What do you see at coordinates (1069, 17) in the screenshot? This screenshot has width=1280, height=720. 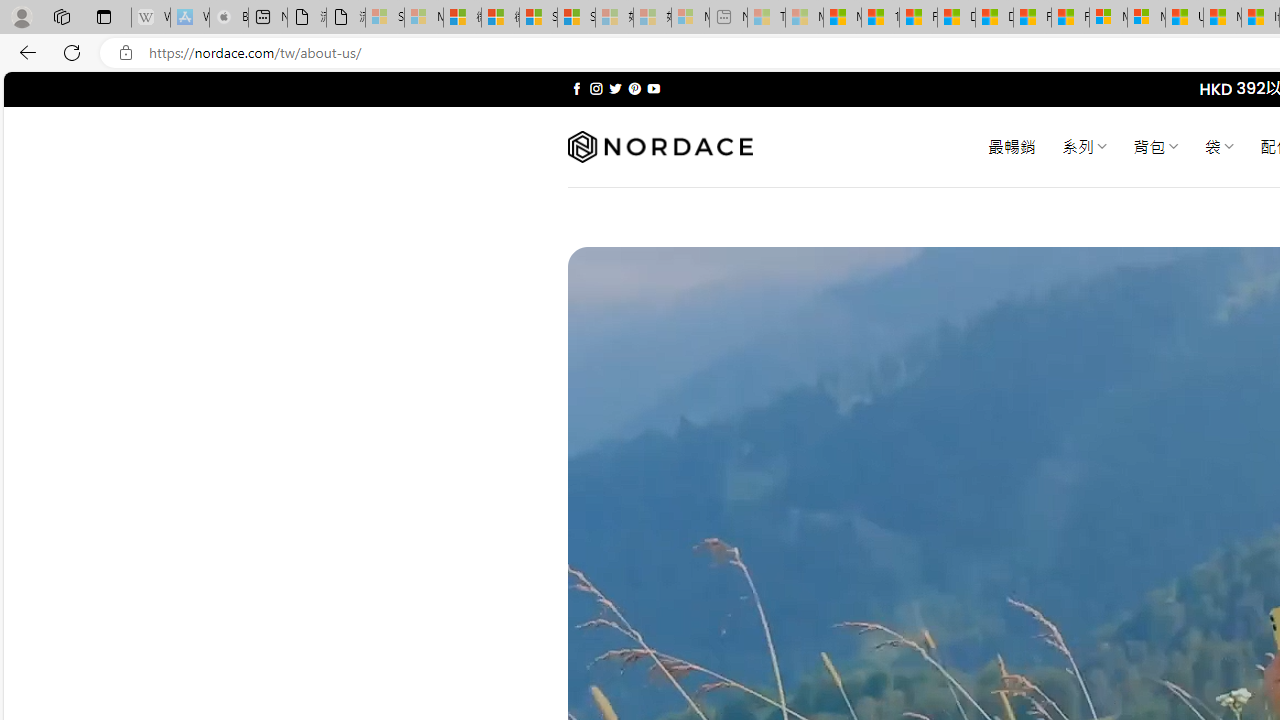 I see `'Foo BAR | Trusted Community Engagement and Contributions'` at bounding box center [1069, 17].